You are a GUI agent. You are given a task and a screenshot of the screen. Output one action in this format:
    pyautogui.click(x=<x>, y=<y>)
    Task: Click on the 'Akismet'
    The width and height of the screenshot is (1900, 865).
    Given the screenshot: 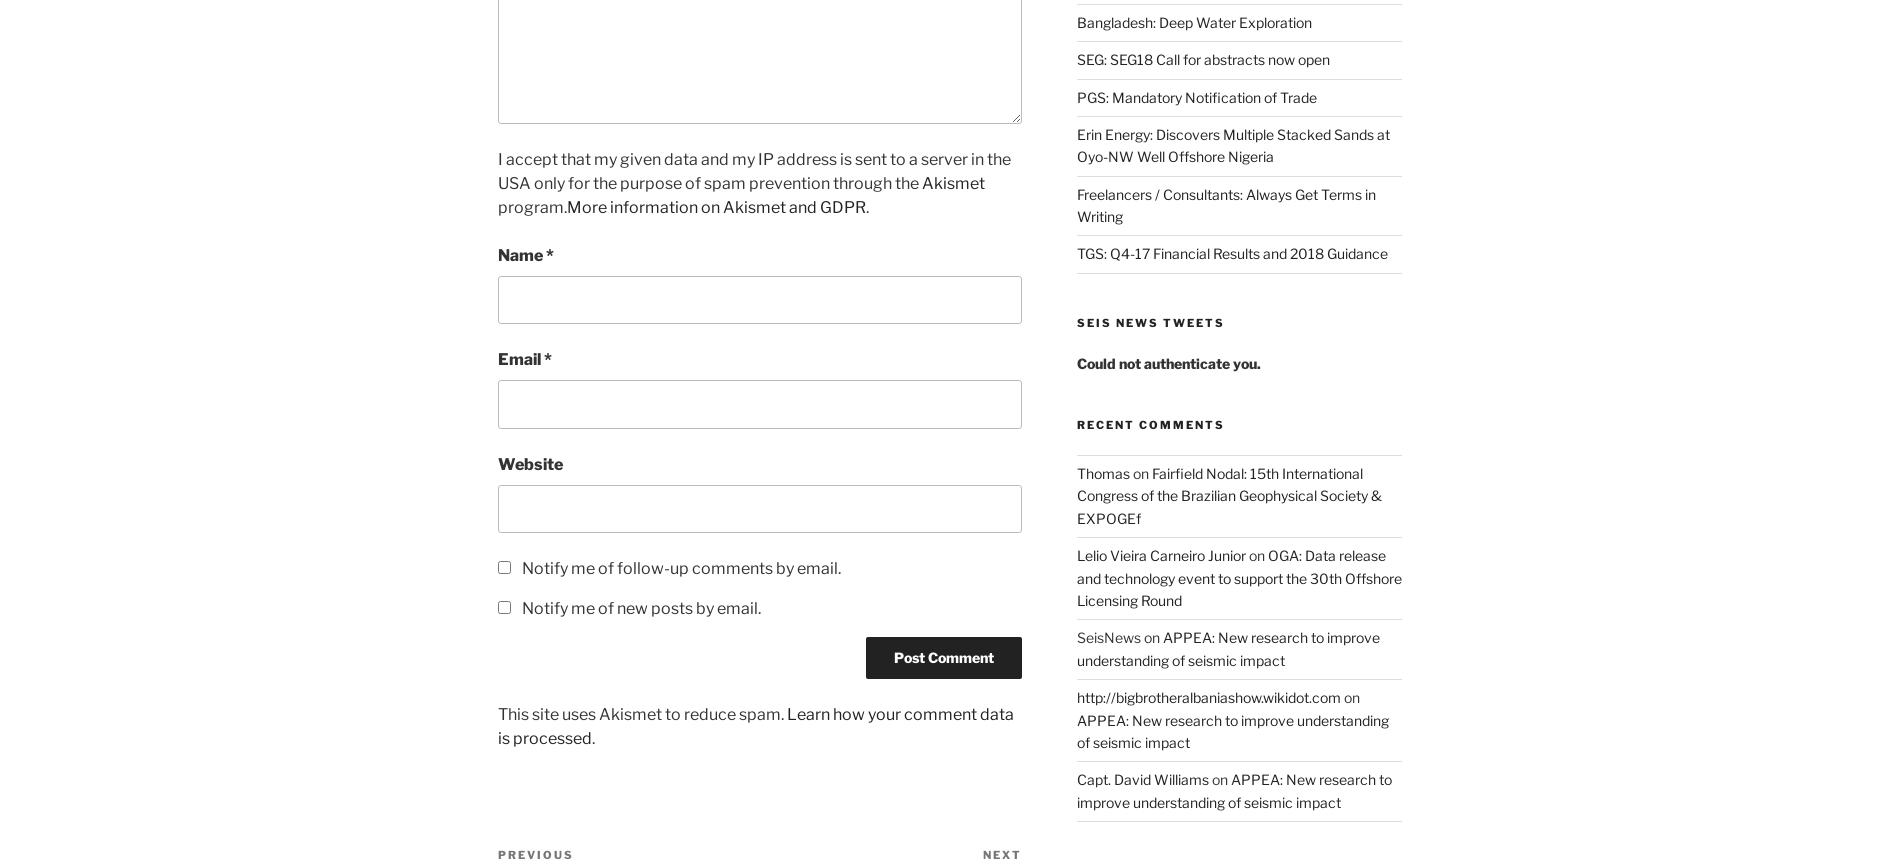 What is the action you would take?
    pyautogui.click(x=953, y=181)
    